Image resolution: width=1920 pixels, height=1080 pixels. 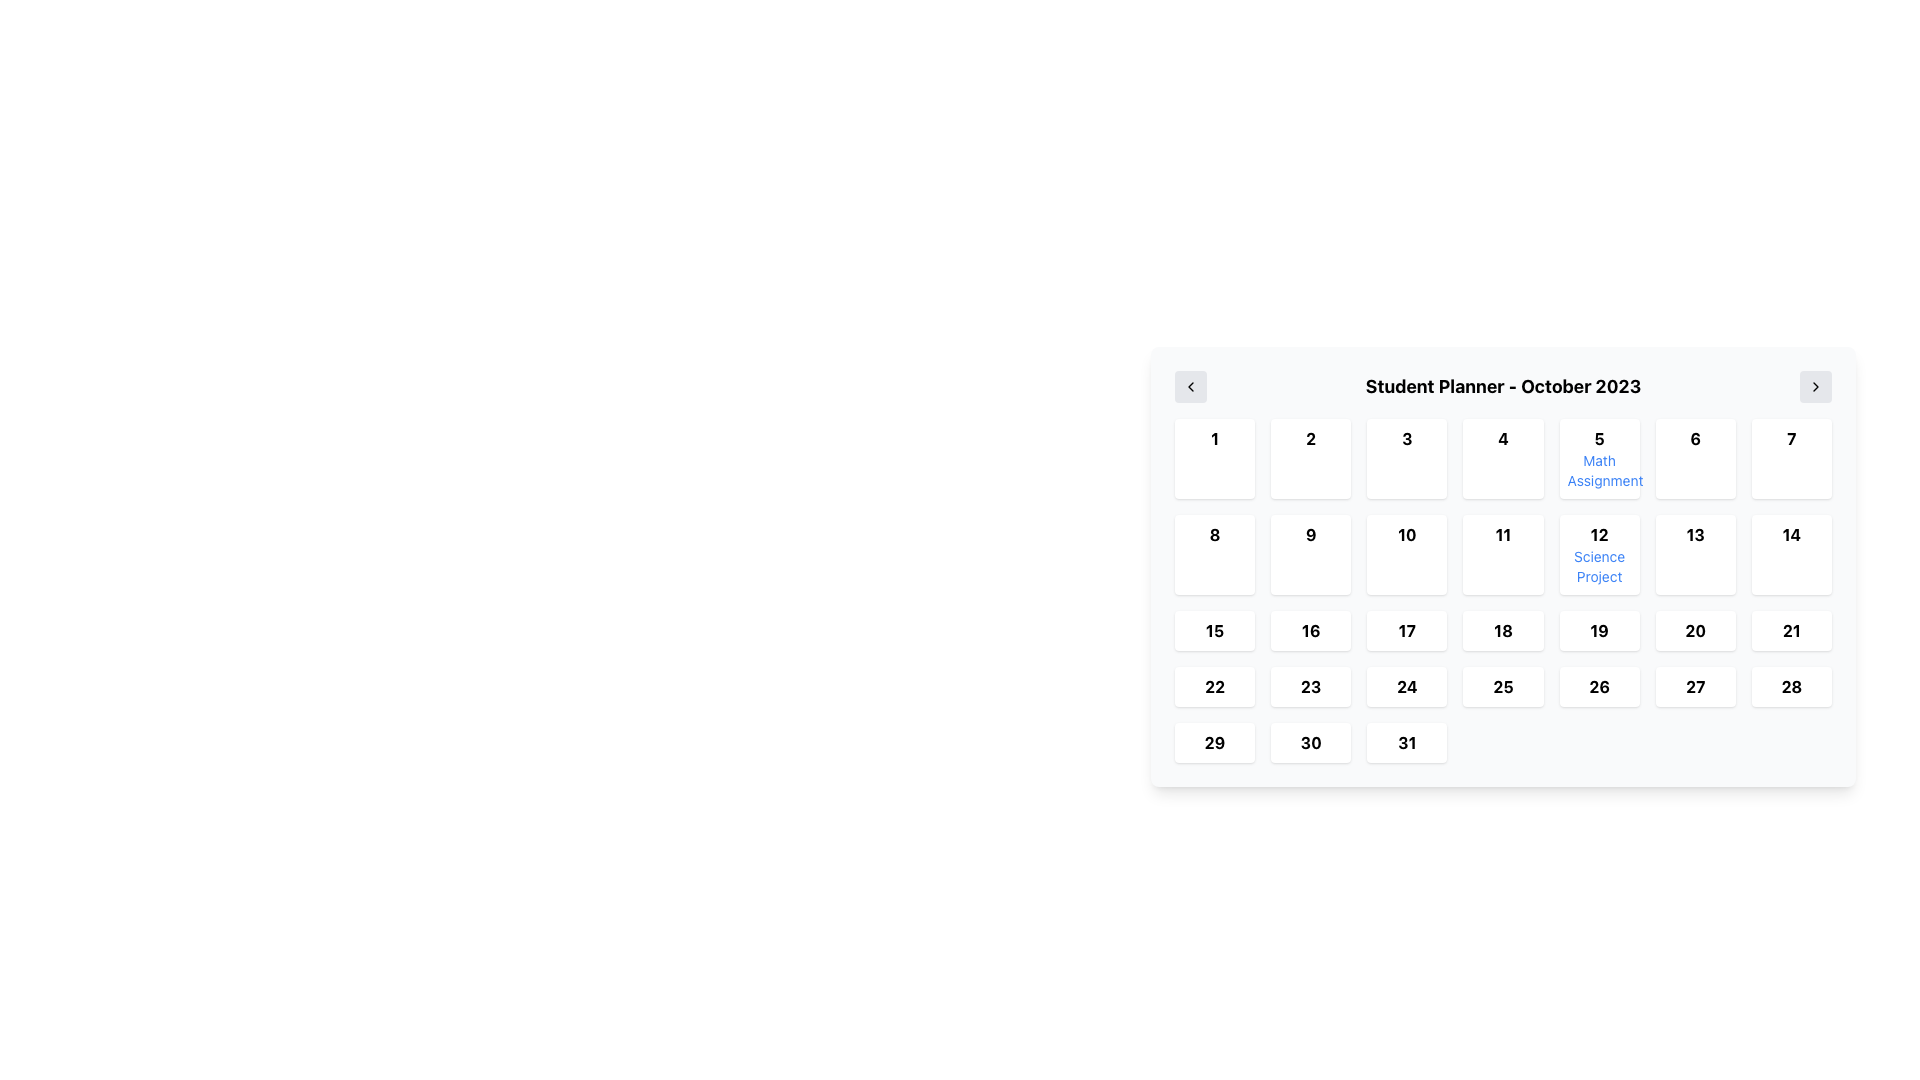 What do you see at coordinates (1406, 743) in the screenshot?
I see `the bold date '31' in the calendar view, located at the fifth row and second column of the grid` at bounding box center [1406, 743].